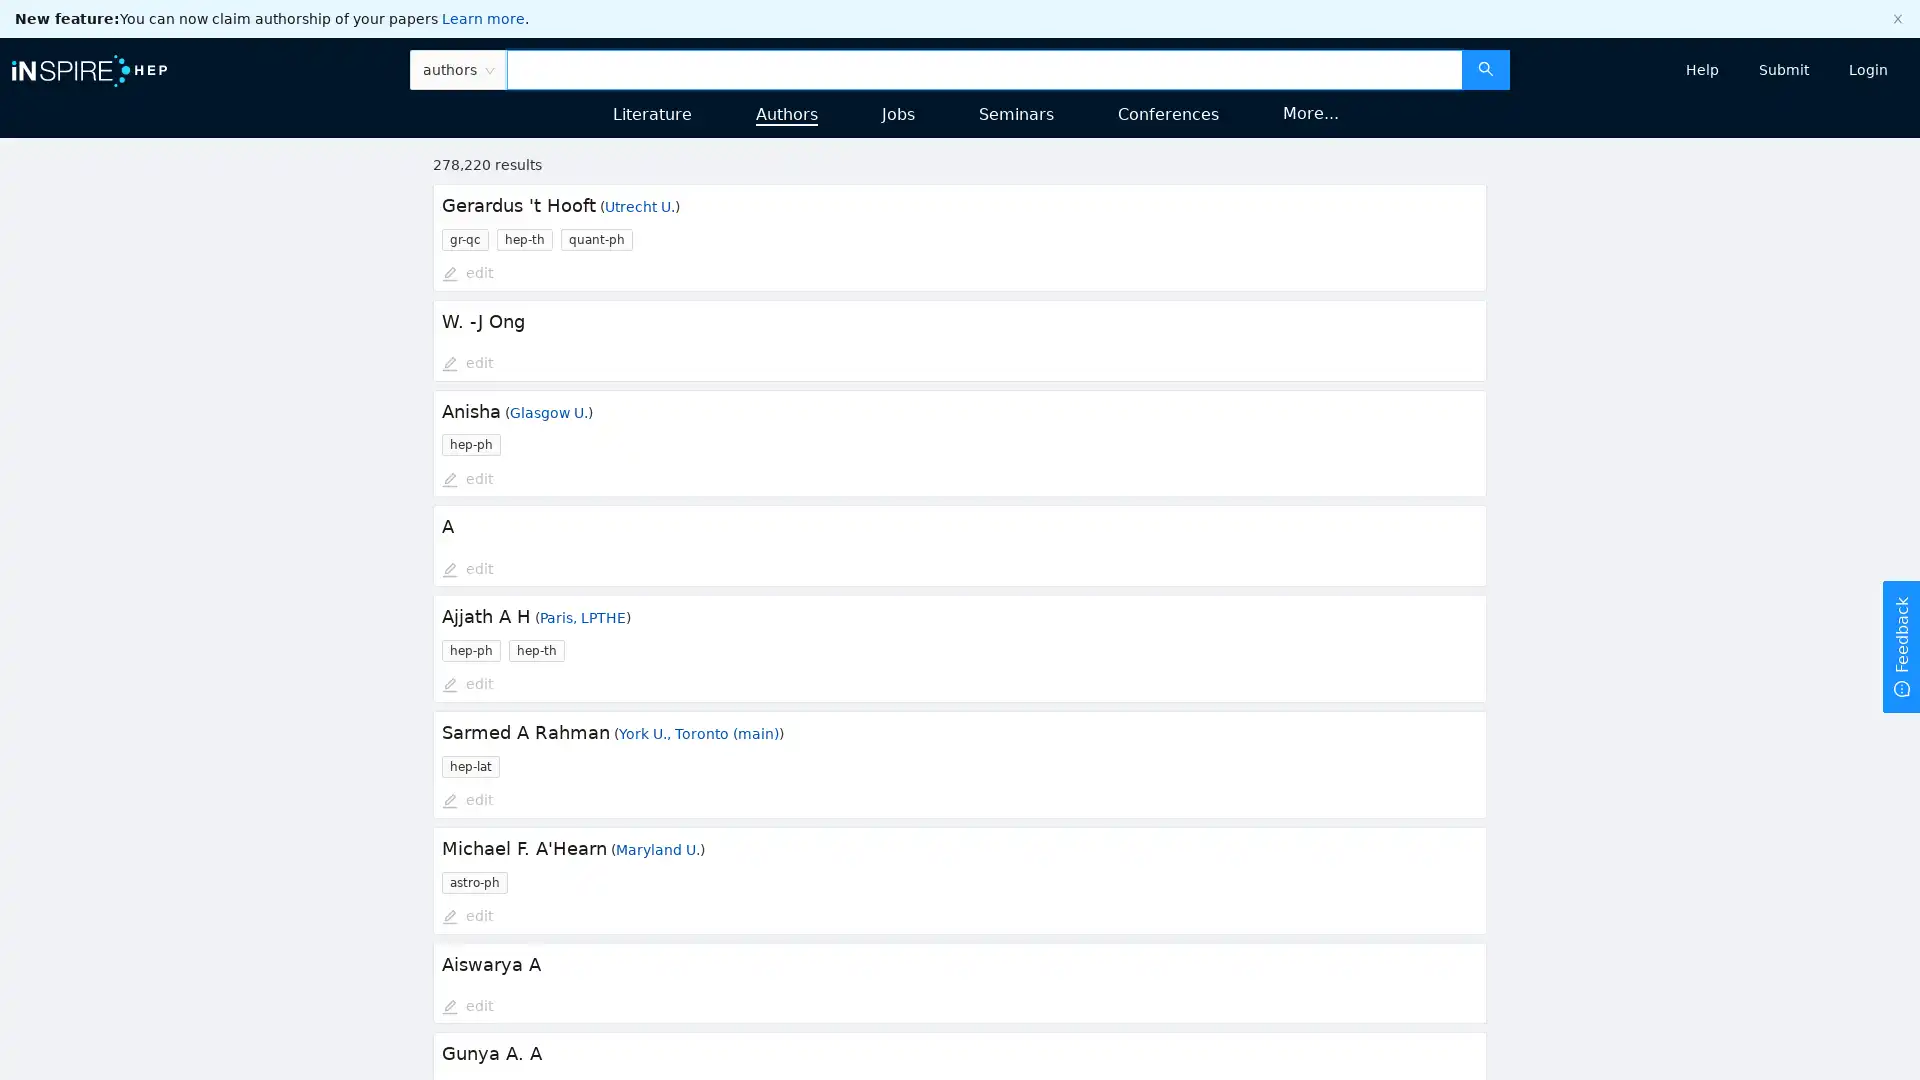  Describe the element at coordinates (466, 684) in the screenshot. I see `edit edit` at that location.